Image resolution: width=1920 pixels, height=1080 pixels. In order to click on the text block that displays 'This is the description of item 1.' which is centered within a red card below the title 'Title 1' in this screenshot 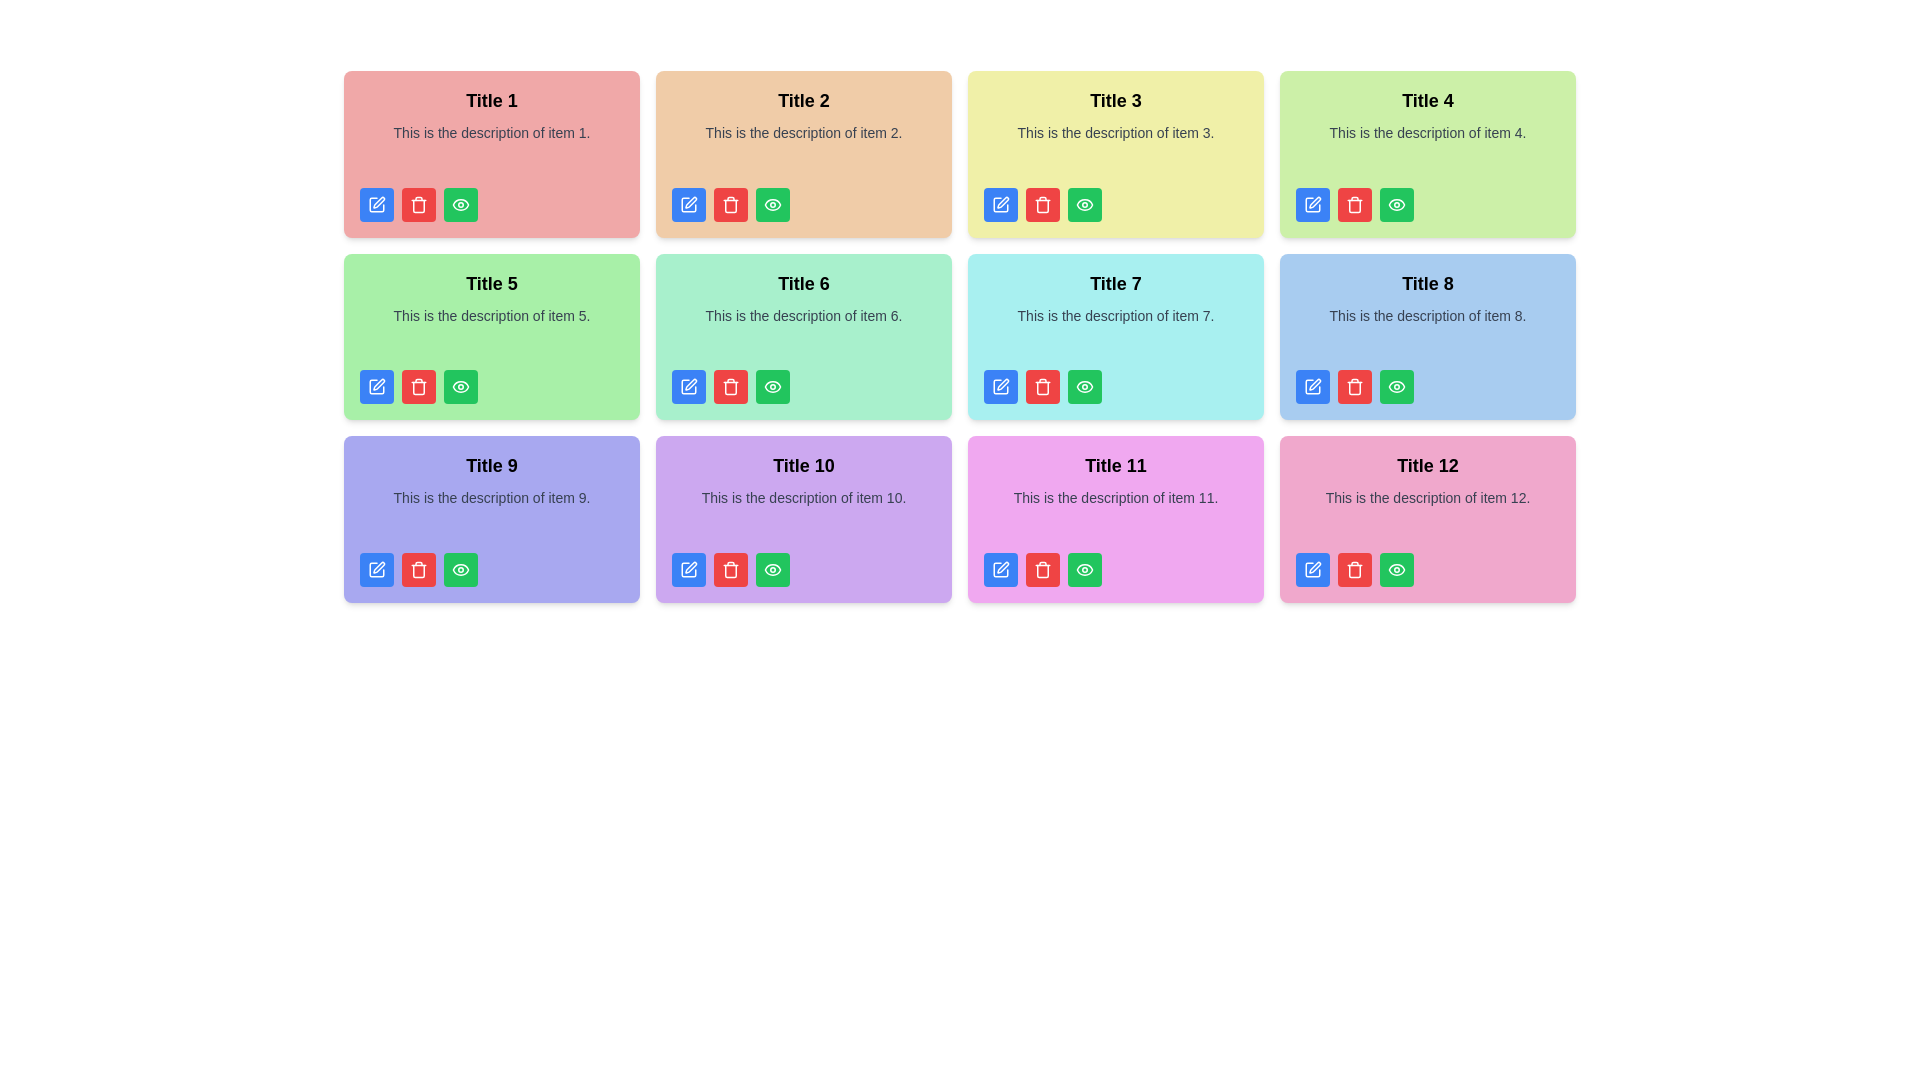, I will do `click(491, 148)`.